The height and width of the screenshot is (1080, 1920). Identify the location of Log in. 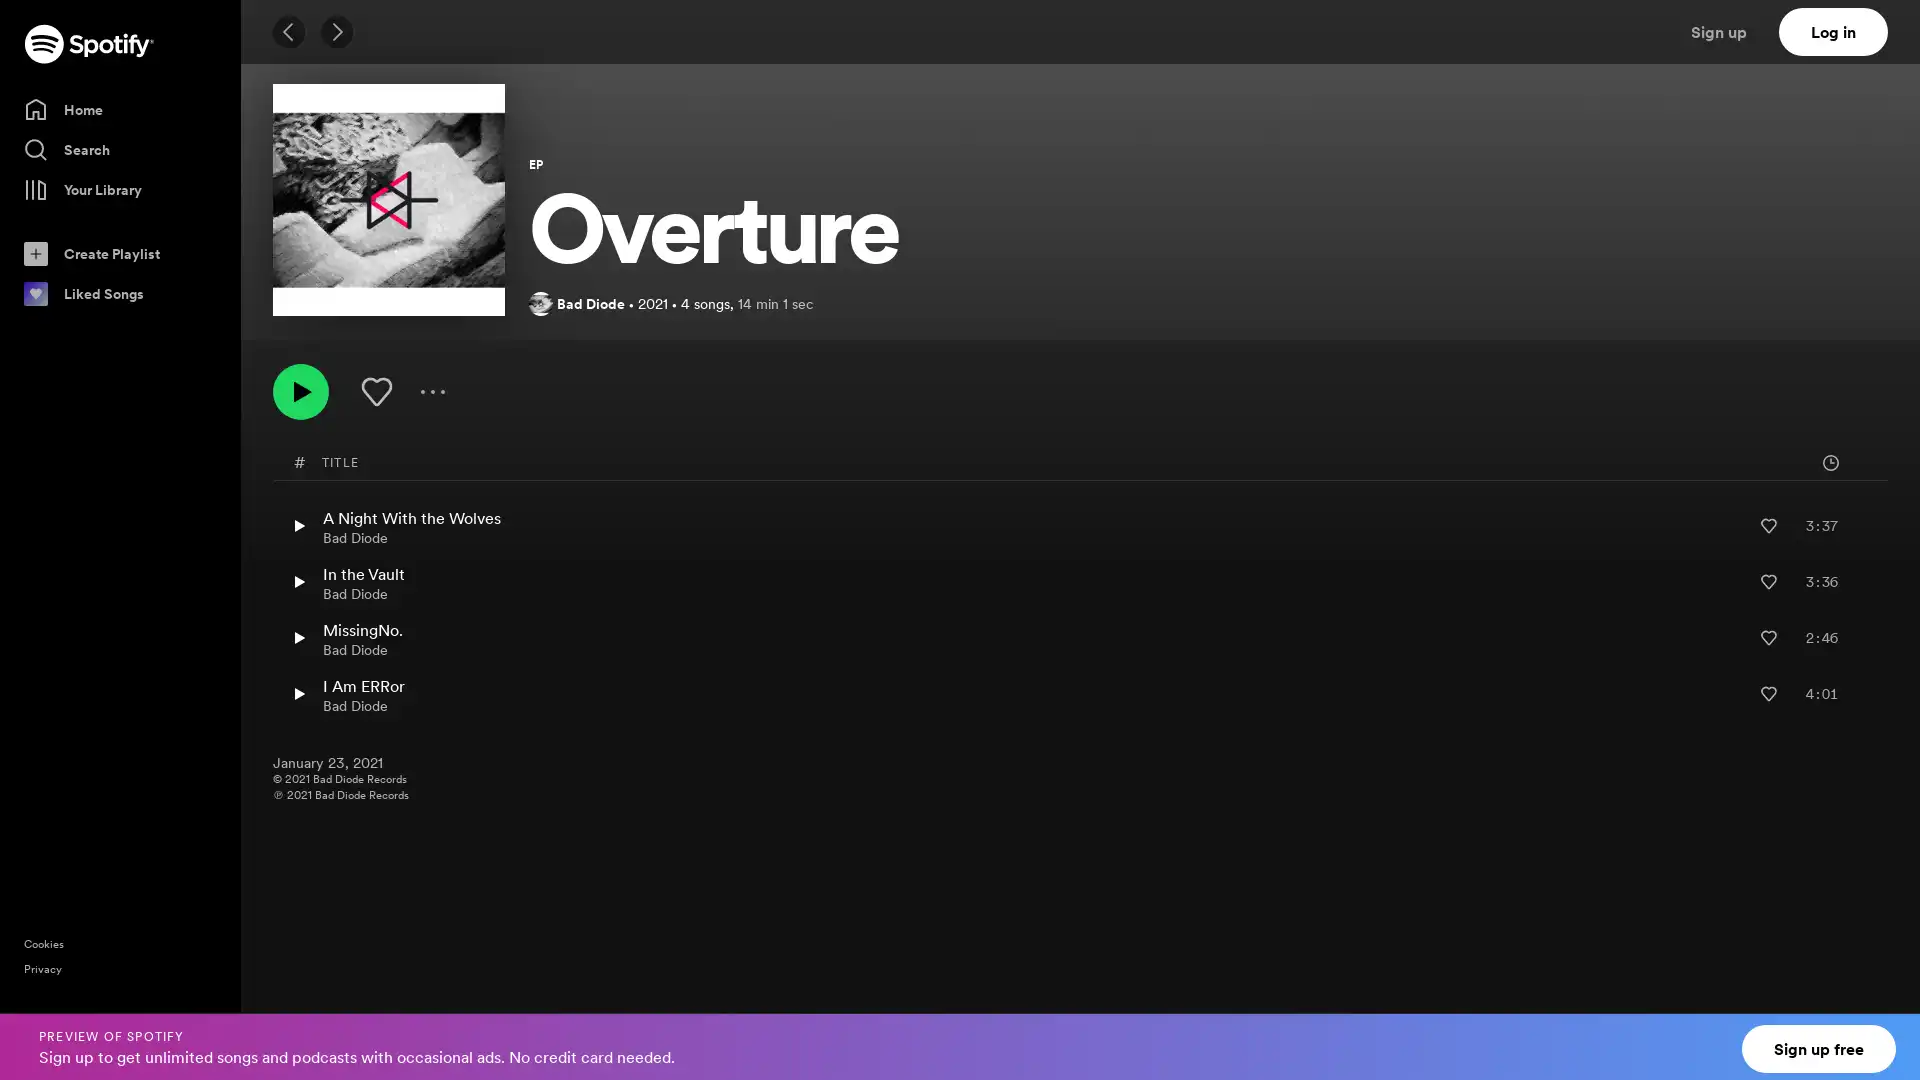
(1833, 31).